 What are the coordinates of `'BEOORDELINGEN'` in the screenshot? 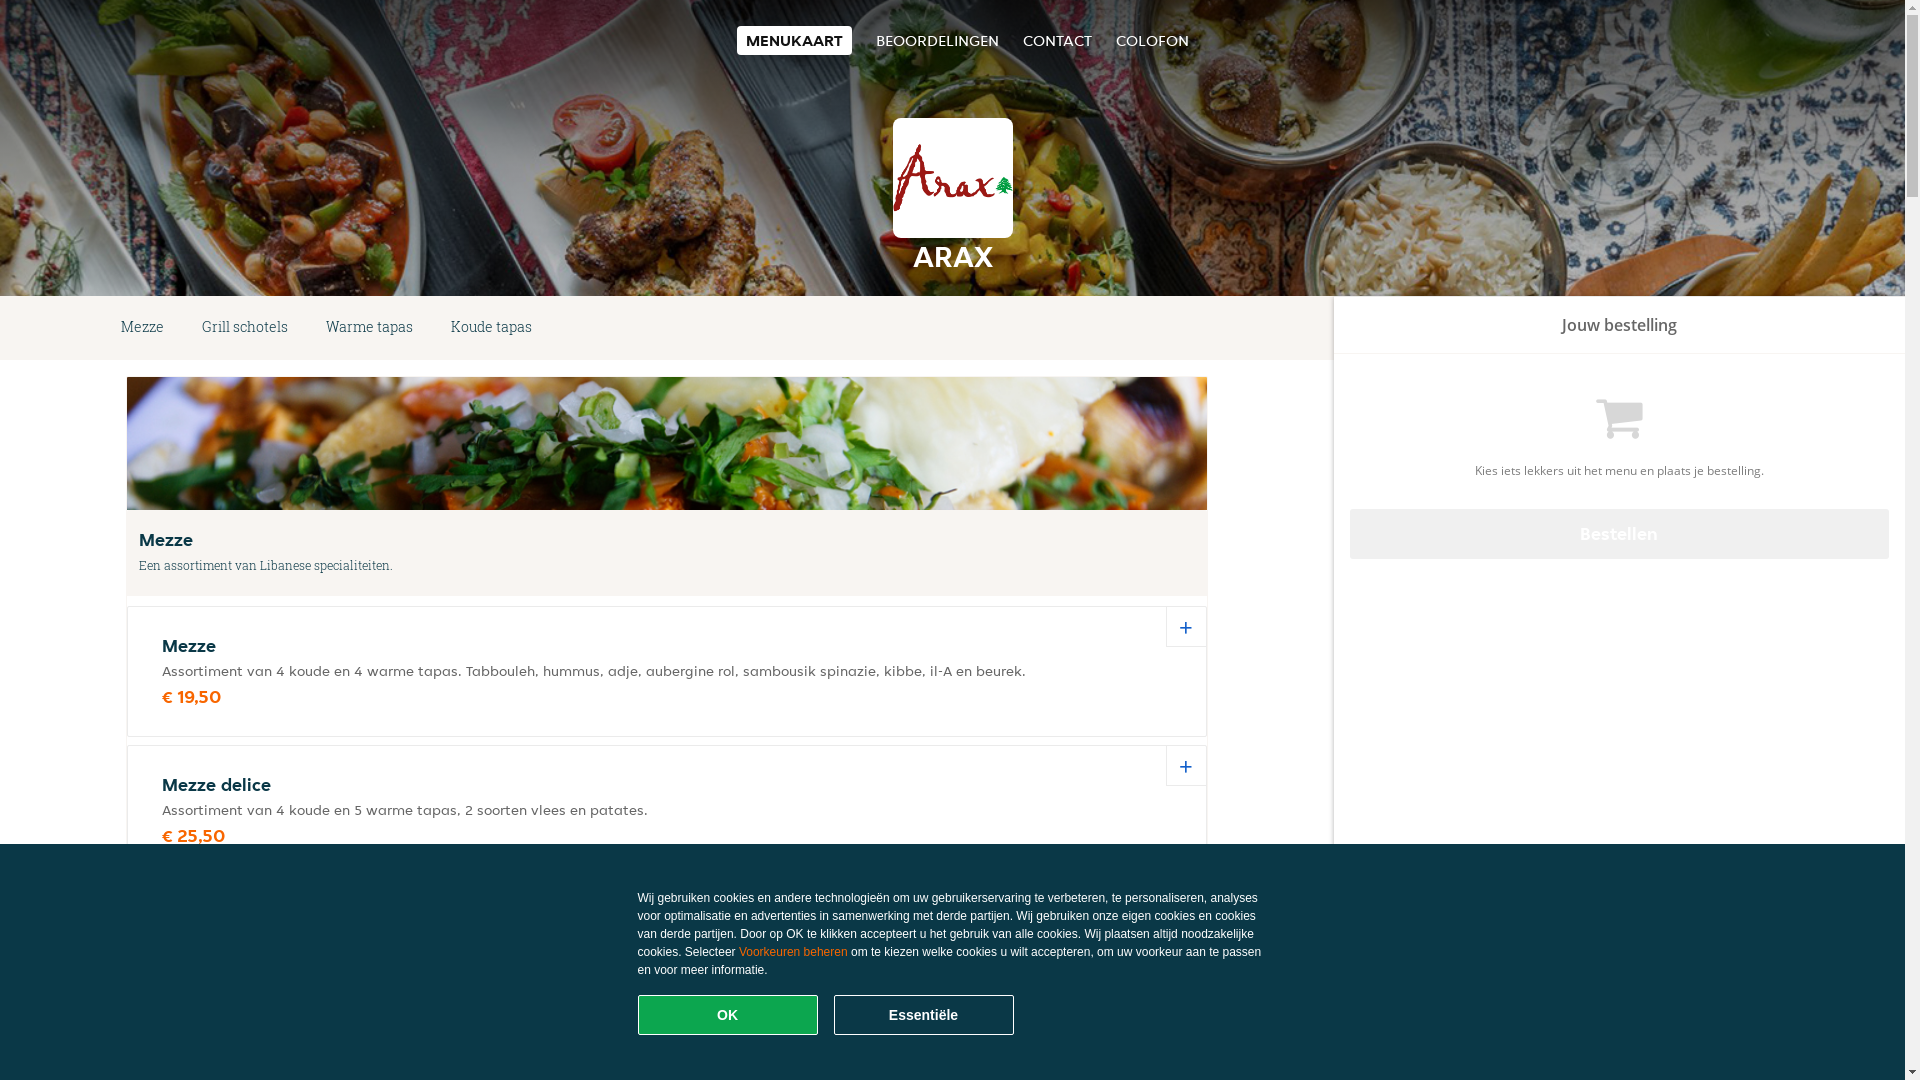 It's located at (875, 40).